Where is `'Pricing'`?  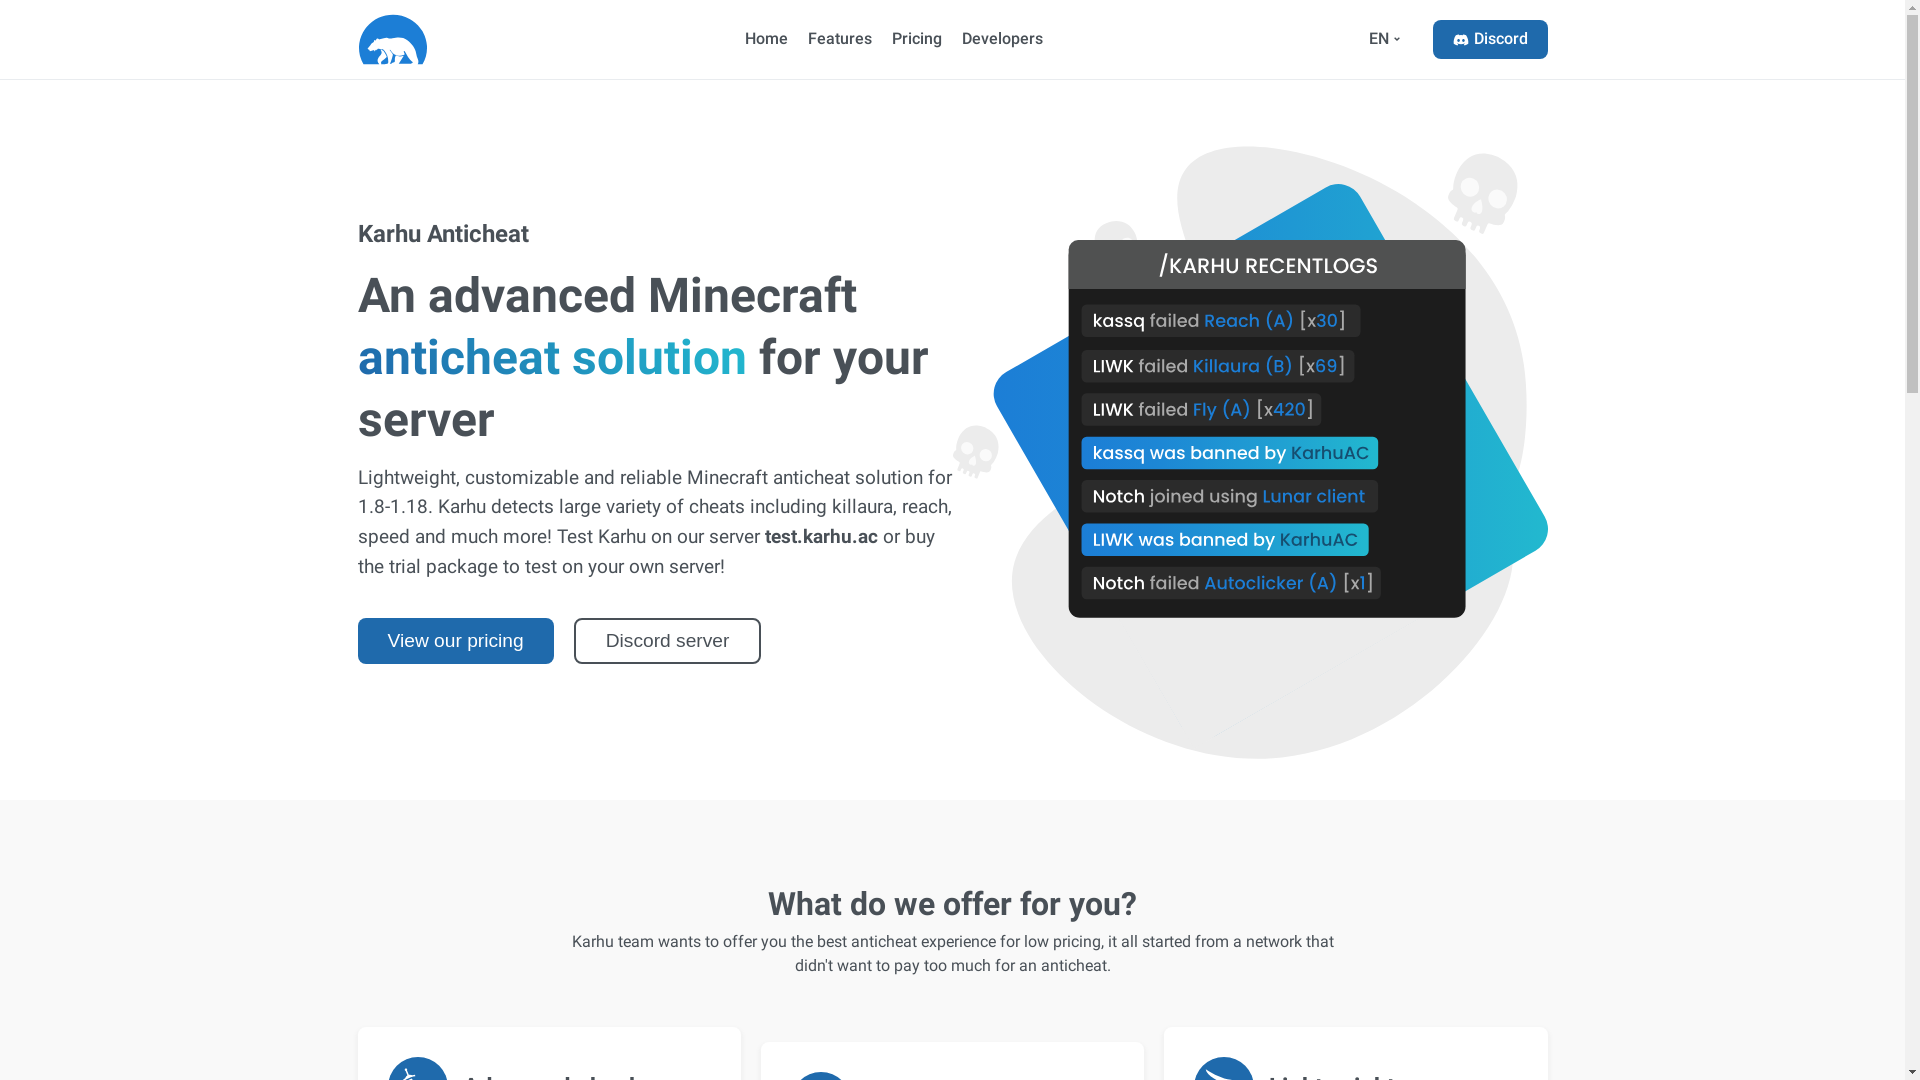 'Pricing' is located at coordinates (915, 39).